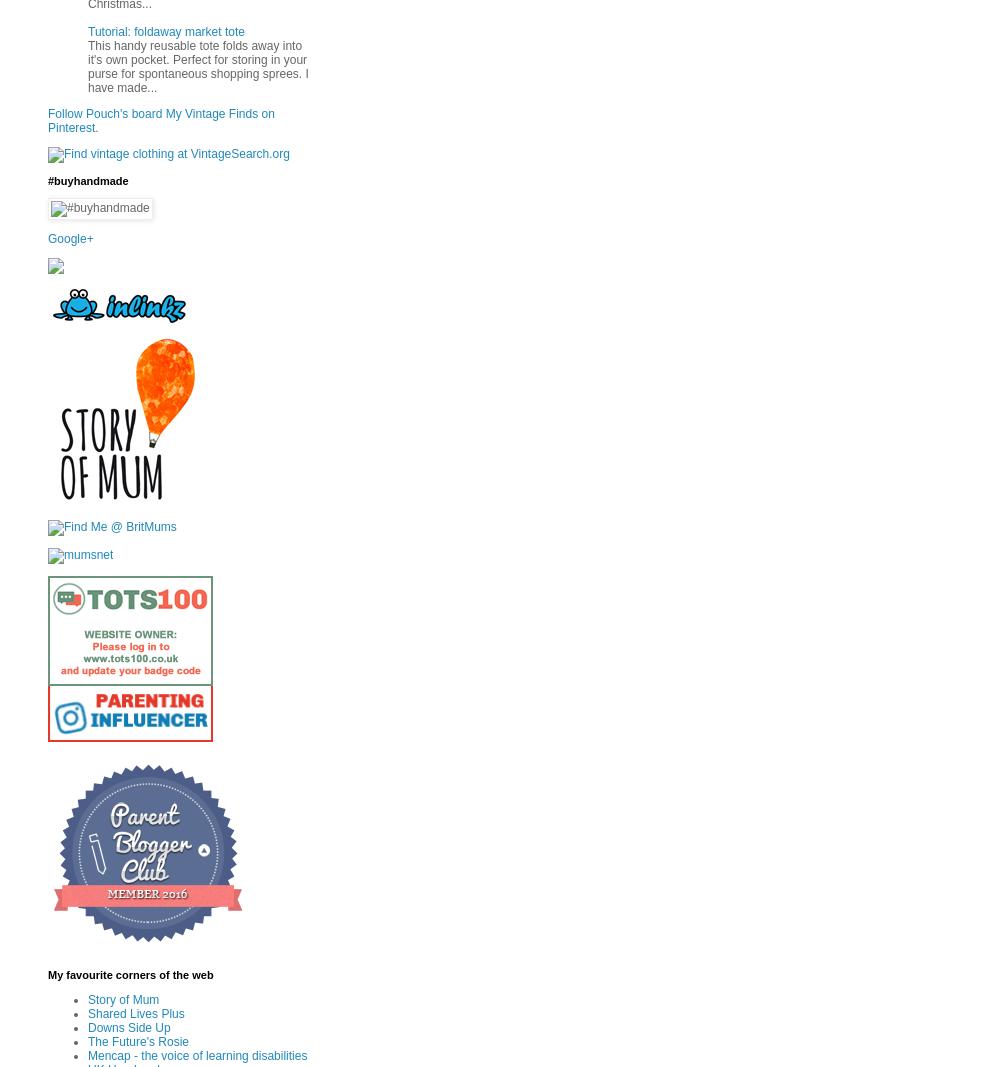  I want to click on 'Follow Pouch's board My Vintage Finds on Pinterest.', so click(160, 119).